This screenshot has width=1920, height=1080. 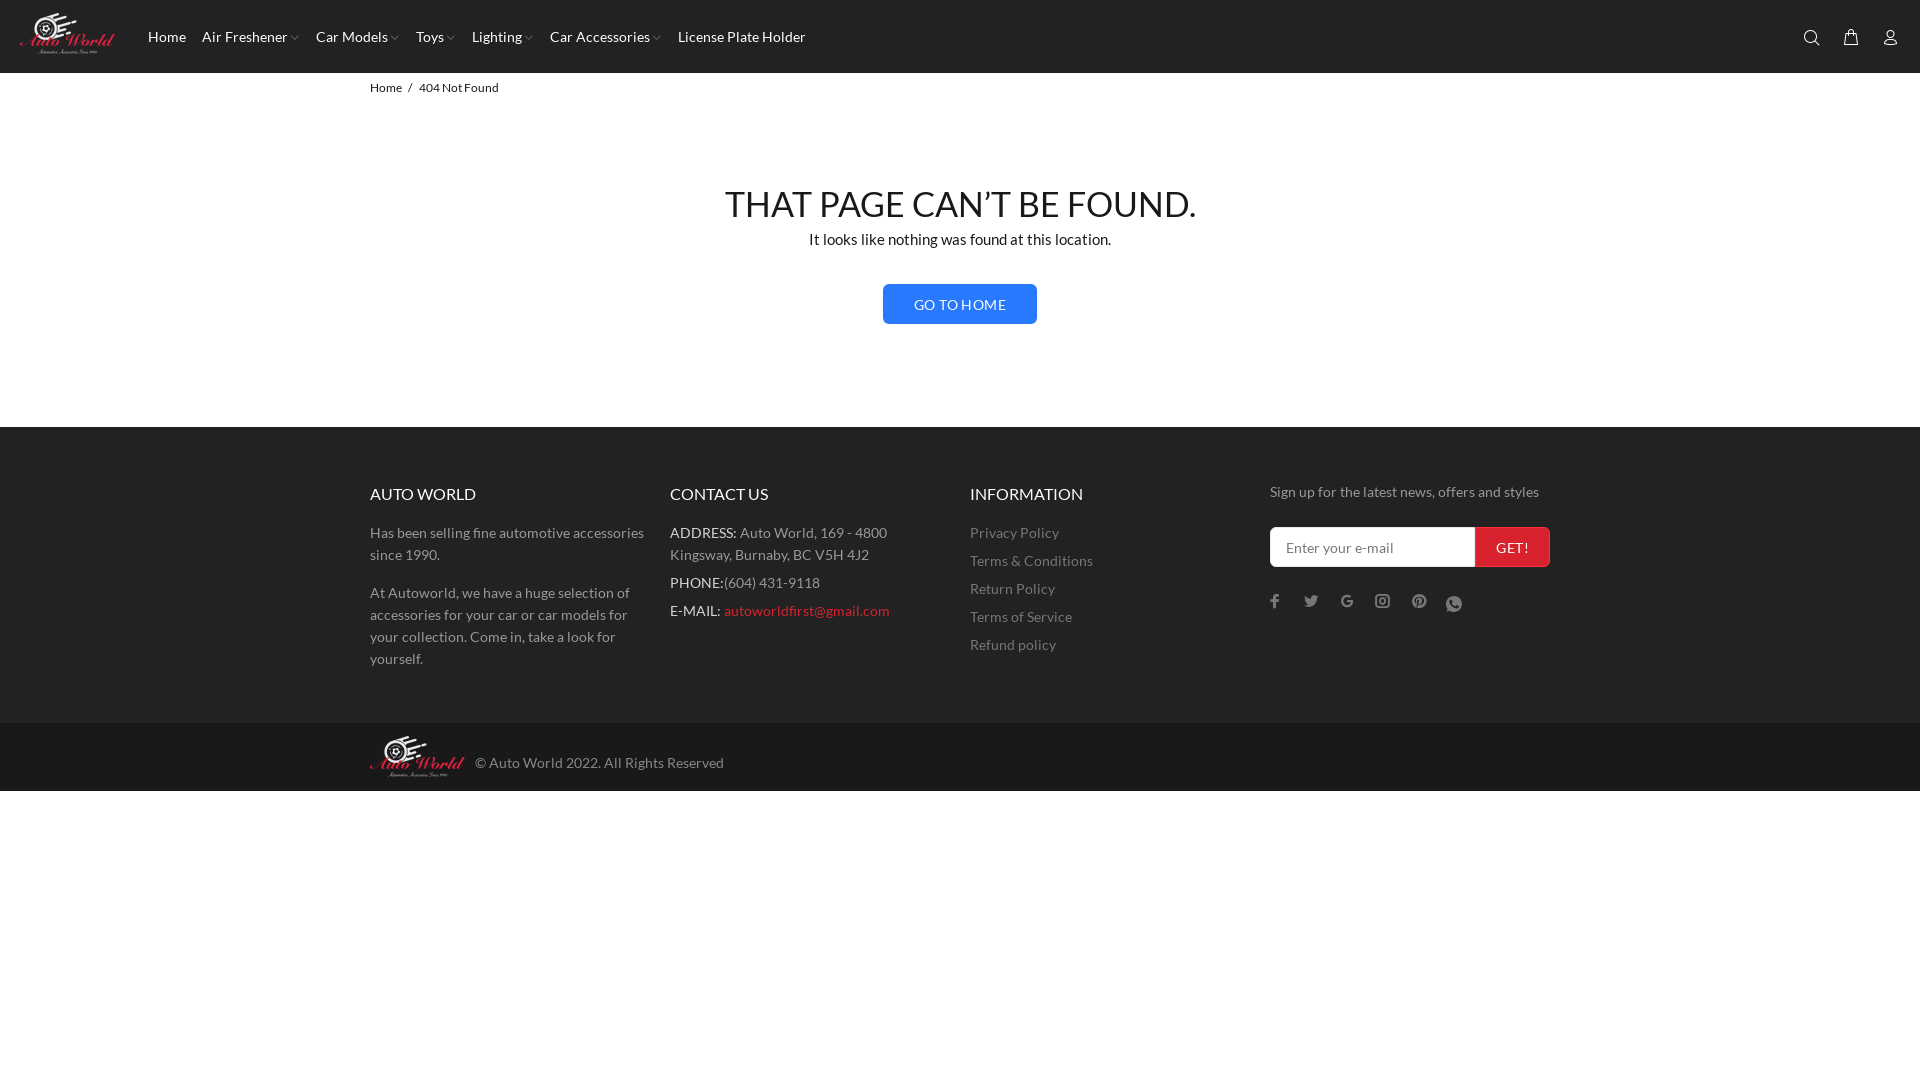 What do you see at coordinates (435, 36) in the screenshot?
I see `'Toys'` at bounding box center [435, 36].